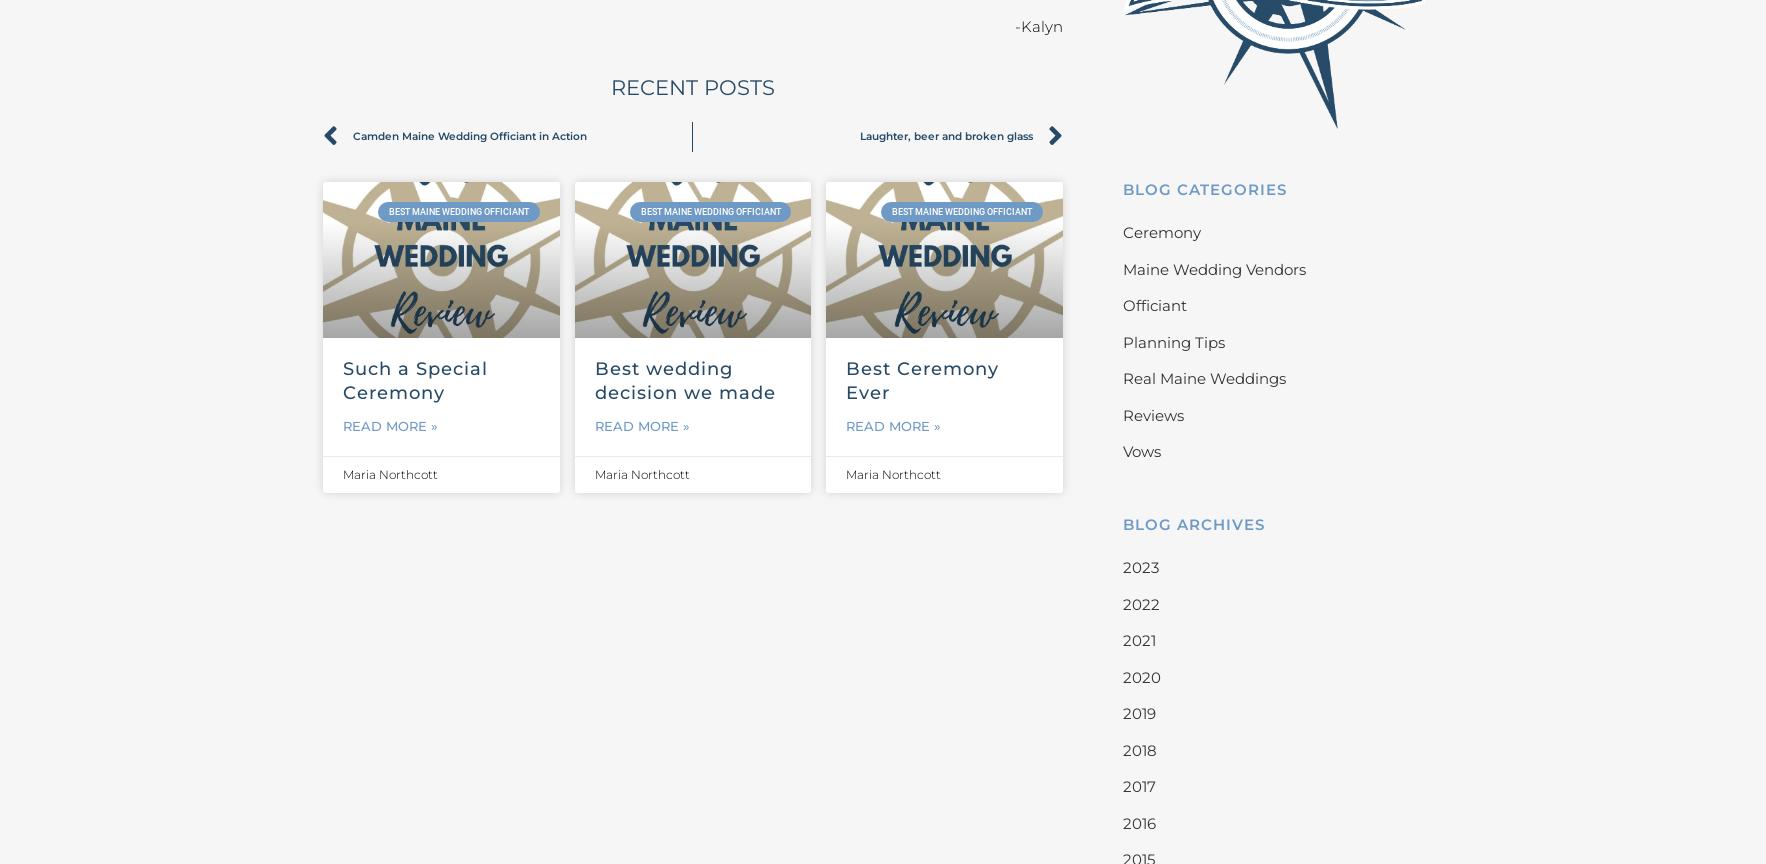 This screenshot has height=864, width=1766. What do you see at coordinates (1138, 749) in the screenshot?
I see `'2018'` at bounding box center [1138, 749].